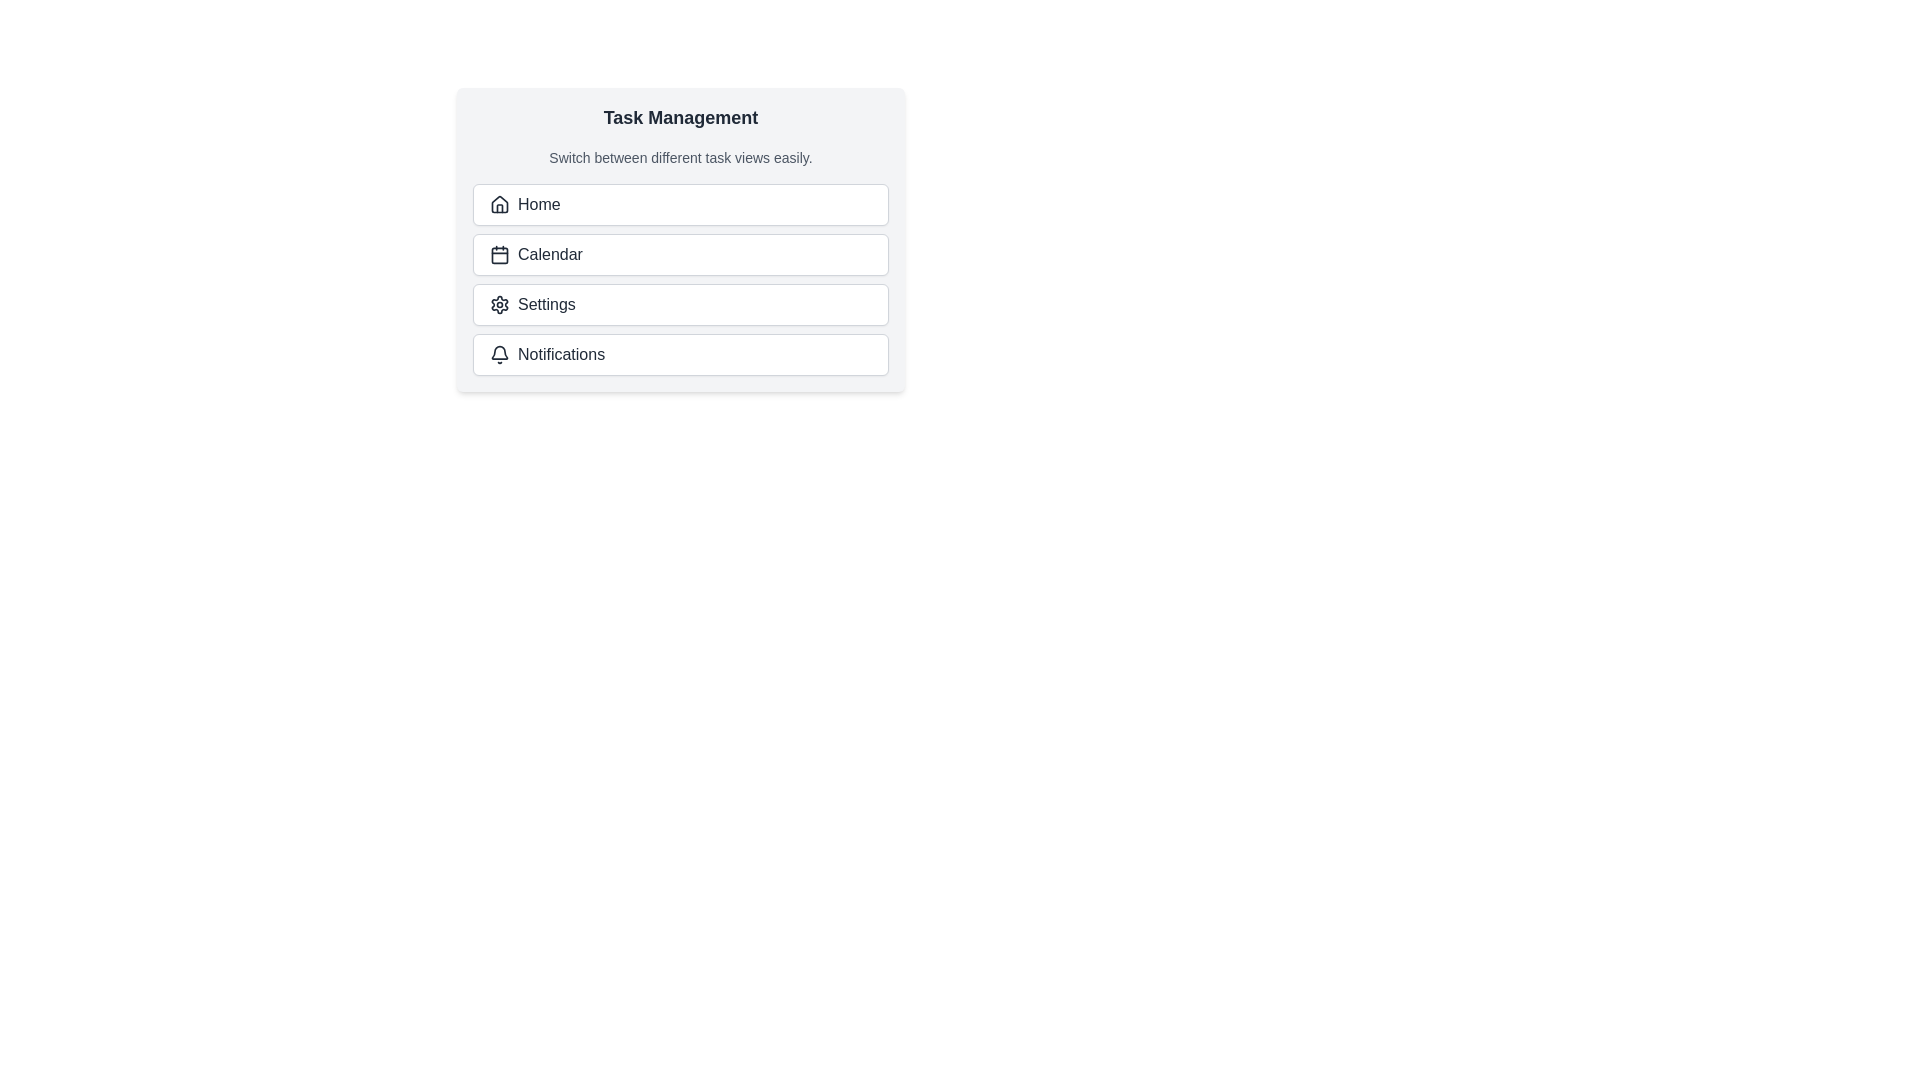  I want to click on the minimalist bell icon notification indicator, which is located on the left side of the 'Notifications' button, so click(499, 353).